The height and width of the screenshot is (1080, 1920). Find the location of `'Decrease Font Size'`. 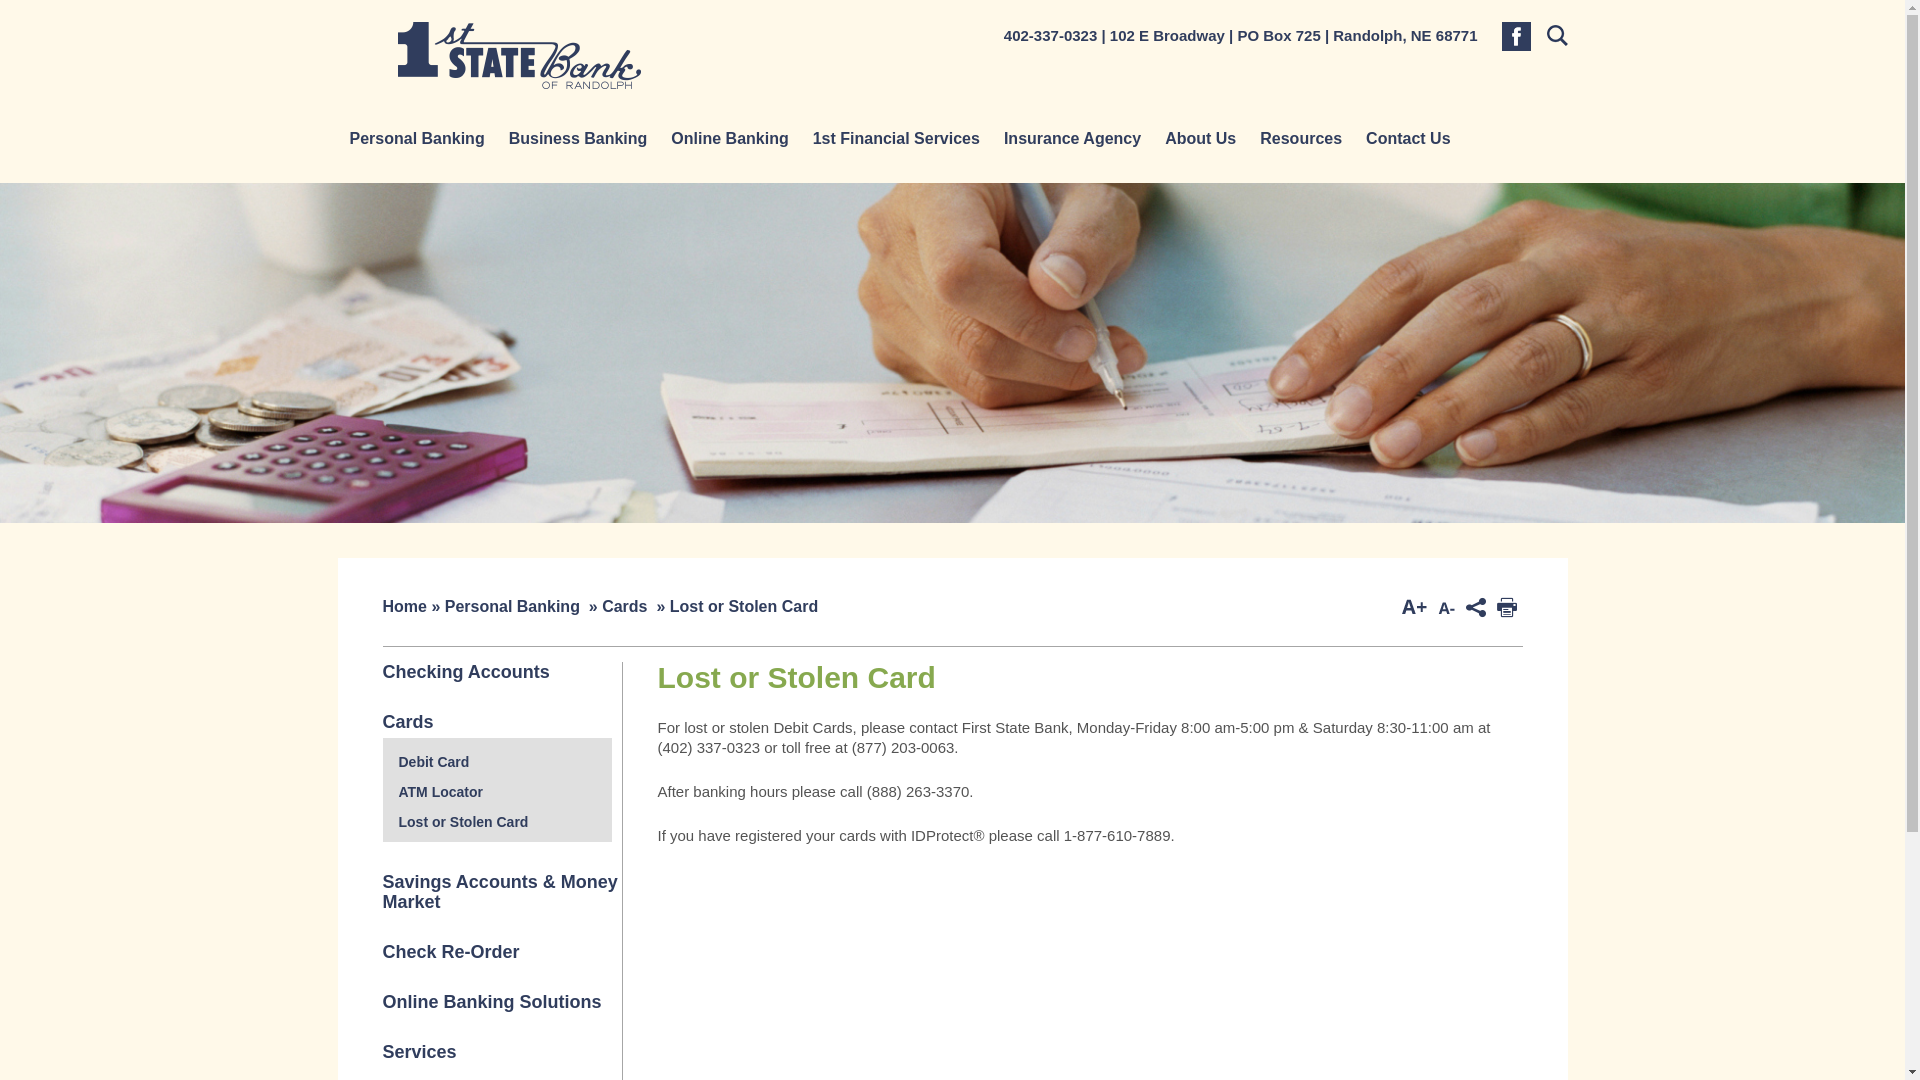

'Decrease Font Size' is located at coordinates (1446, 607).